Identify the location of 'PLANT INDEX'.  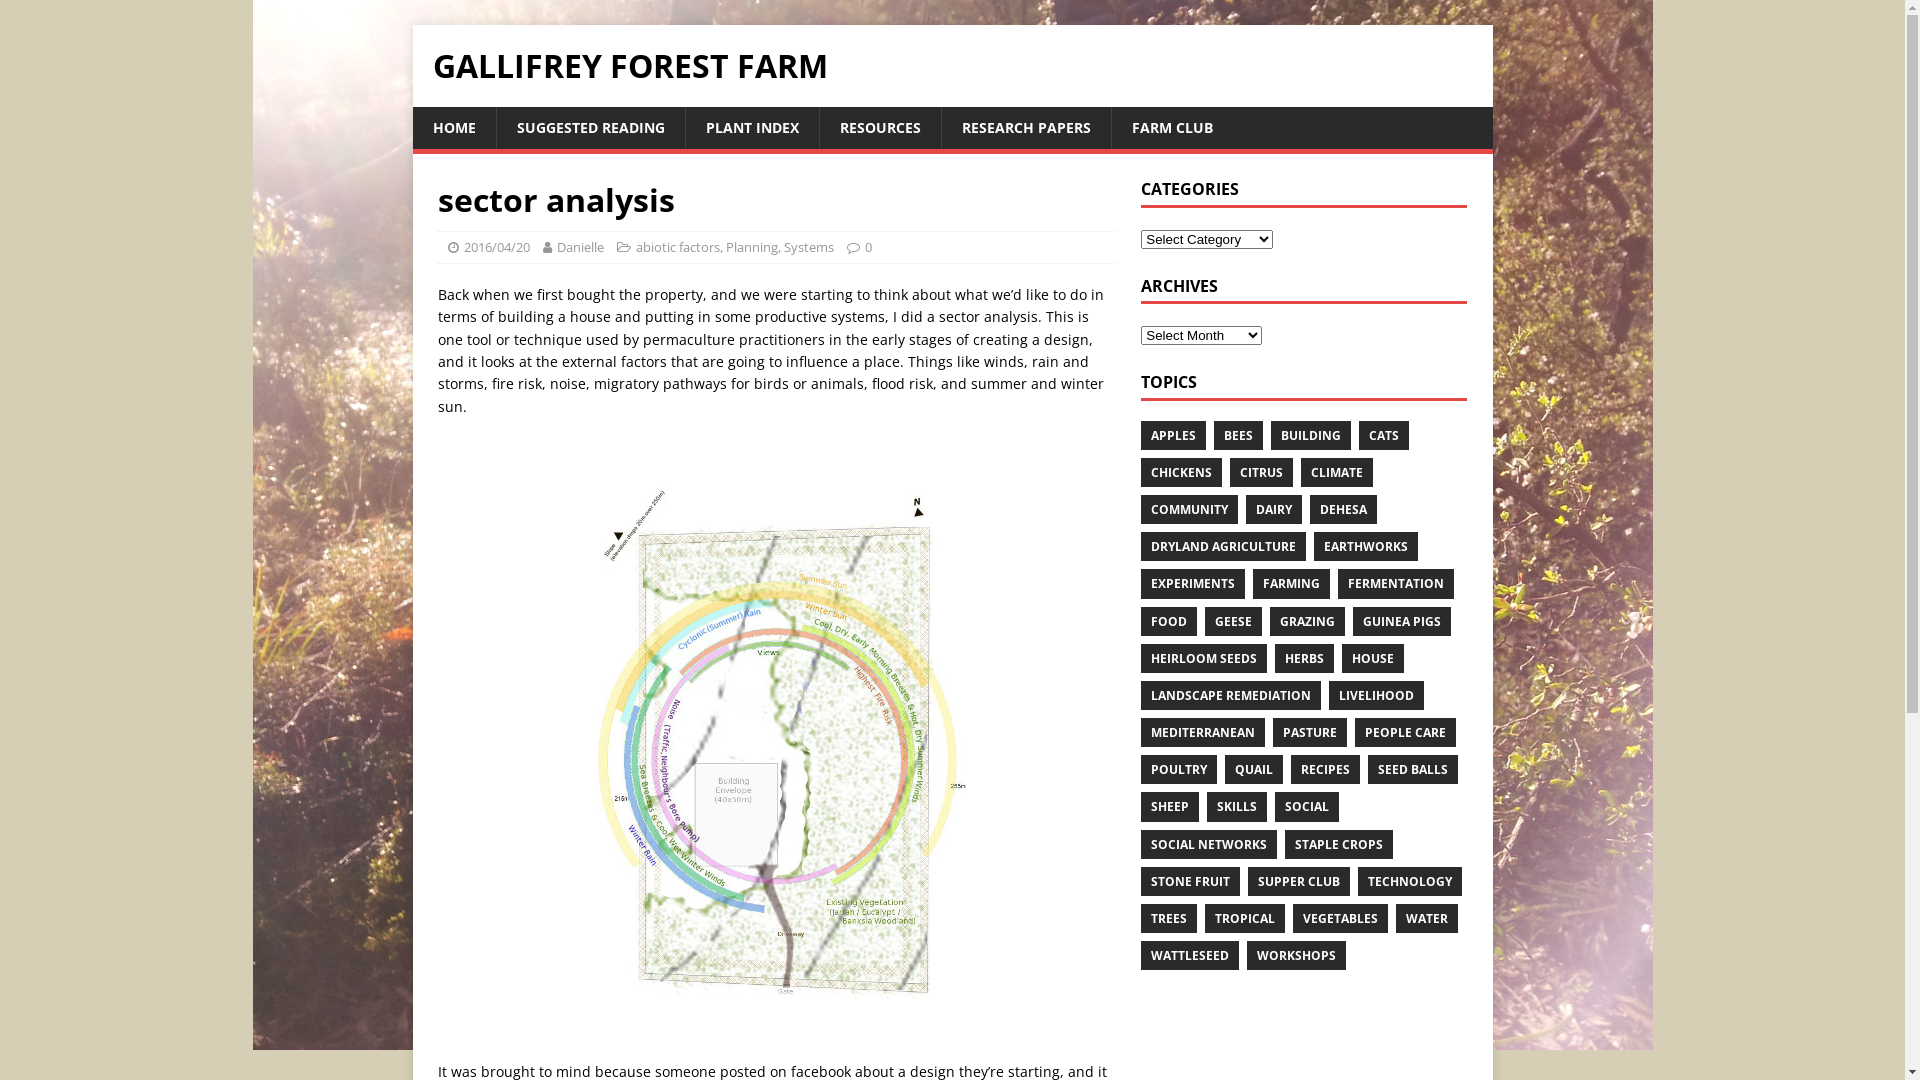
(749, 127).